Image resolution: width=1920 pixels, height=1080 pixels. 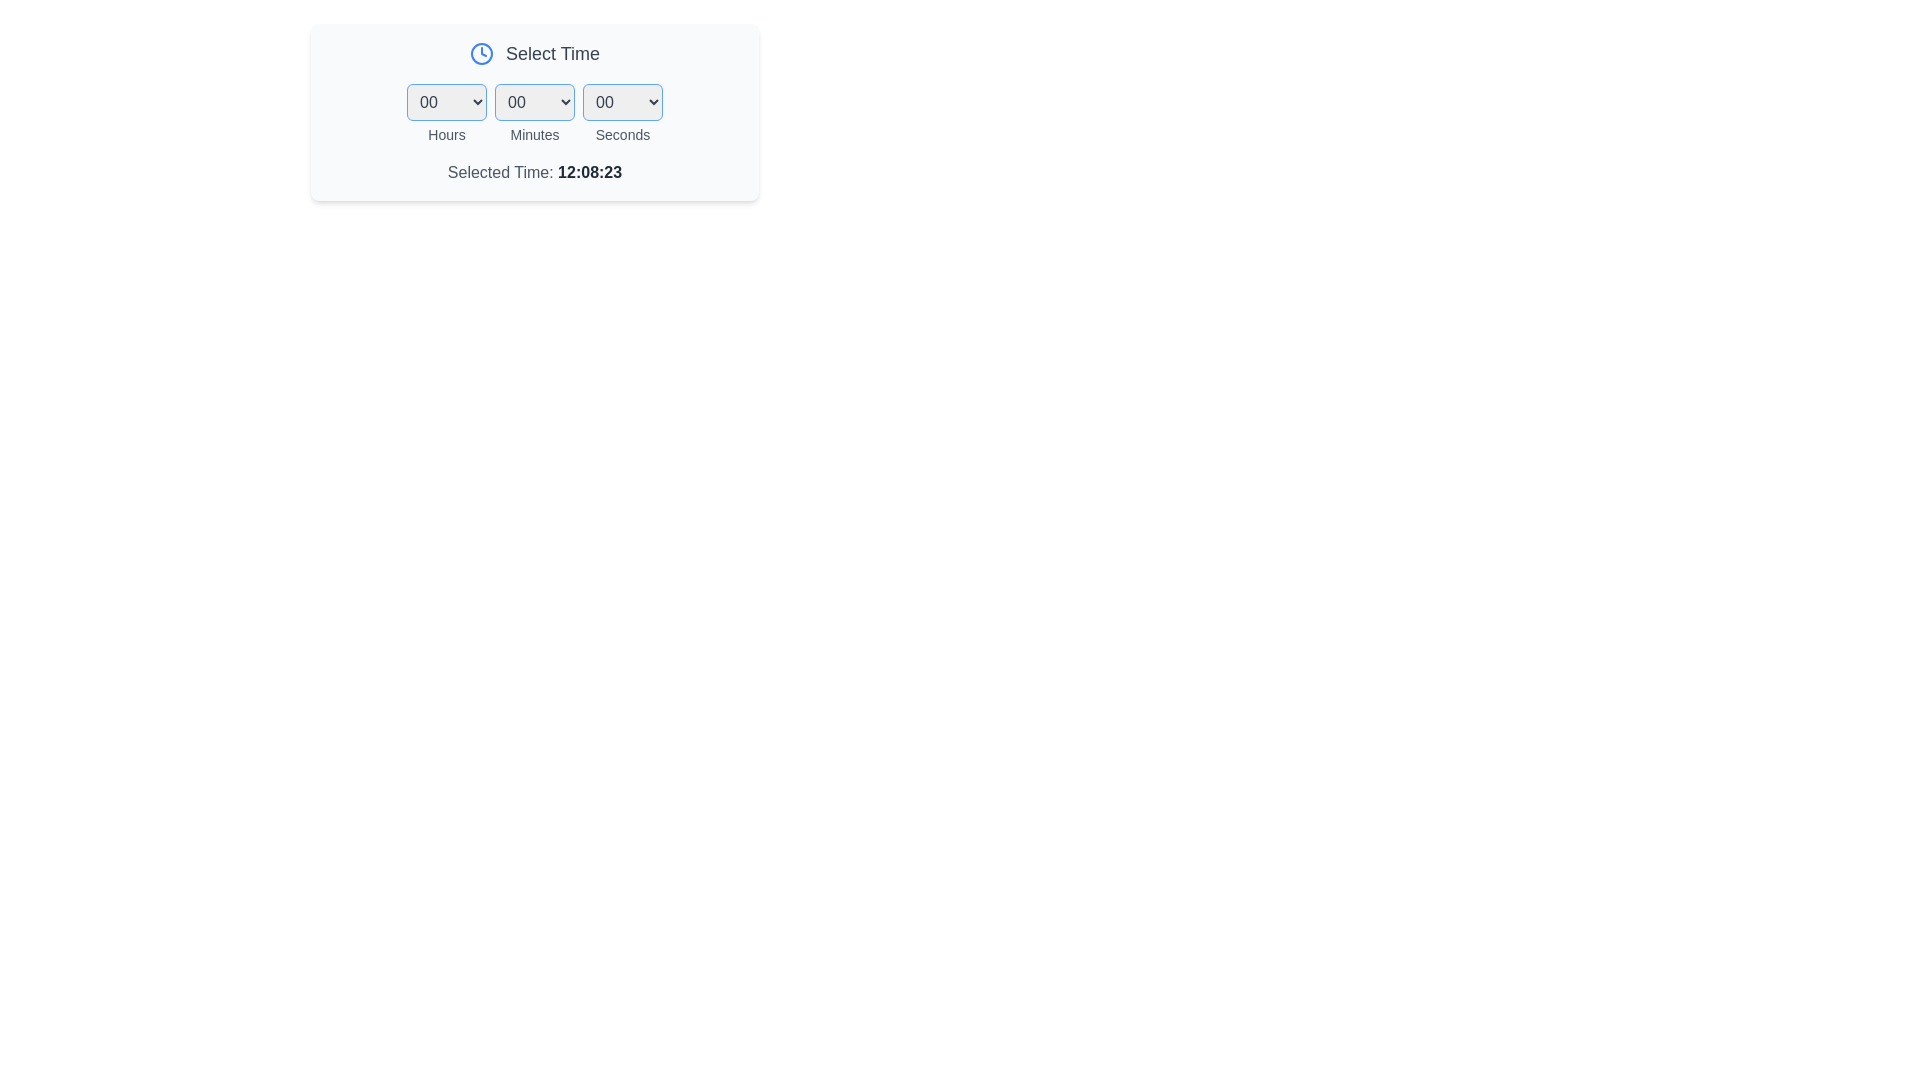 I want to click on the 'Seconds' dropdown menu, so click(x=622, y=102).